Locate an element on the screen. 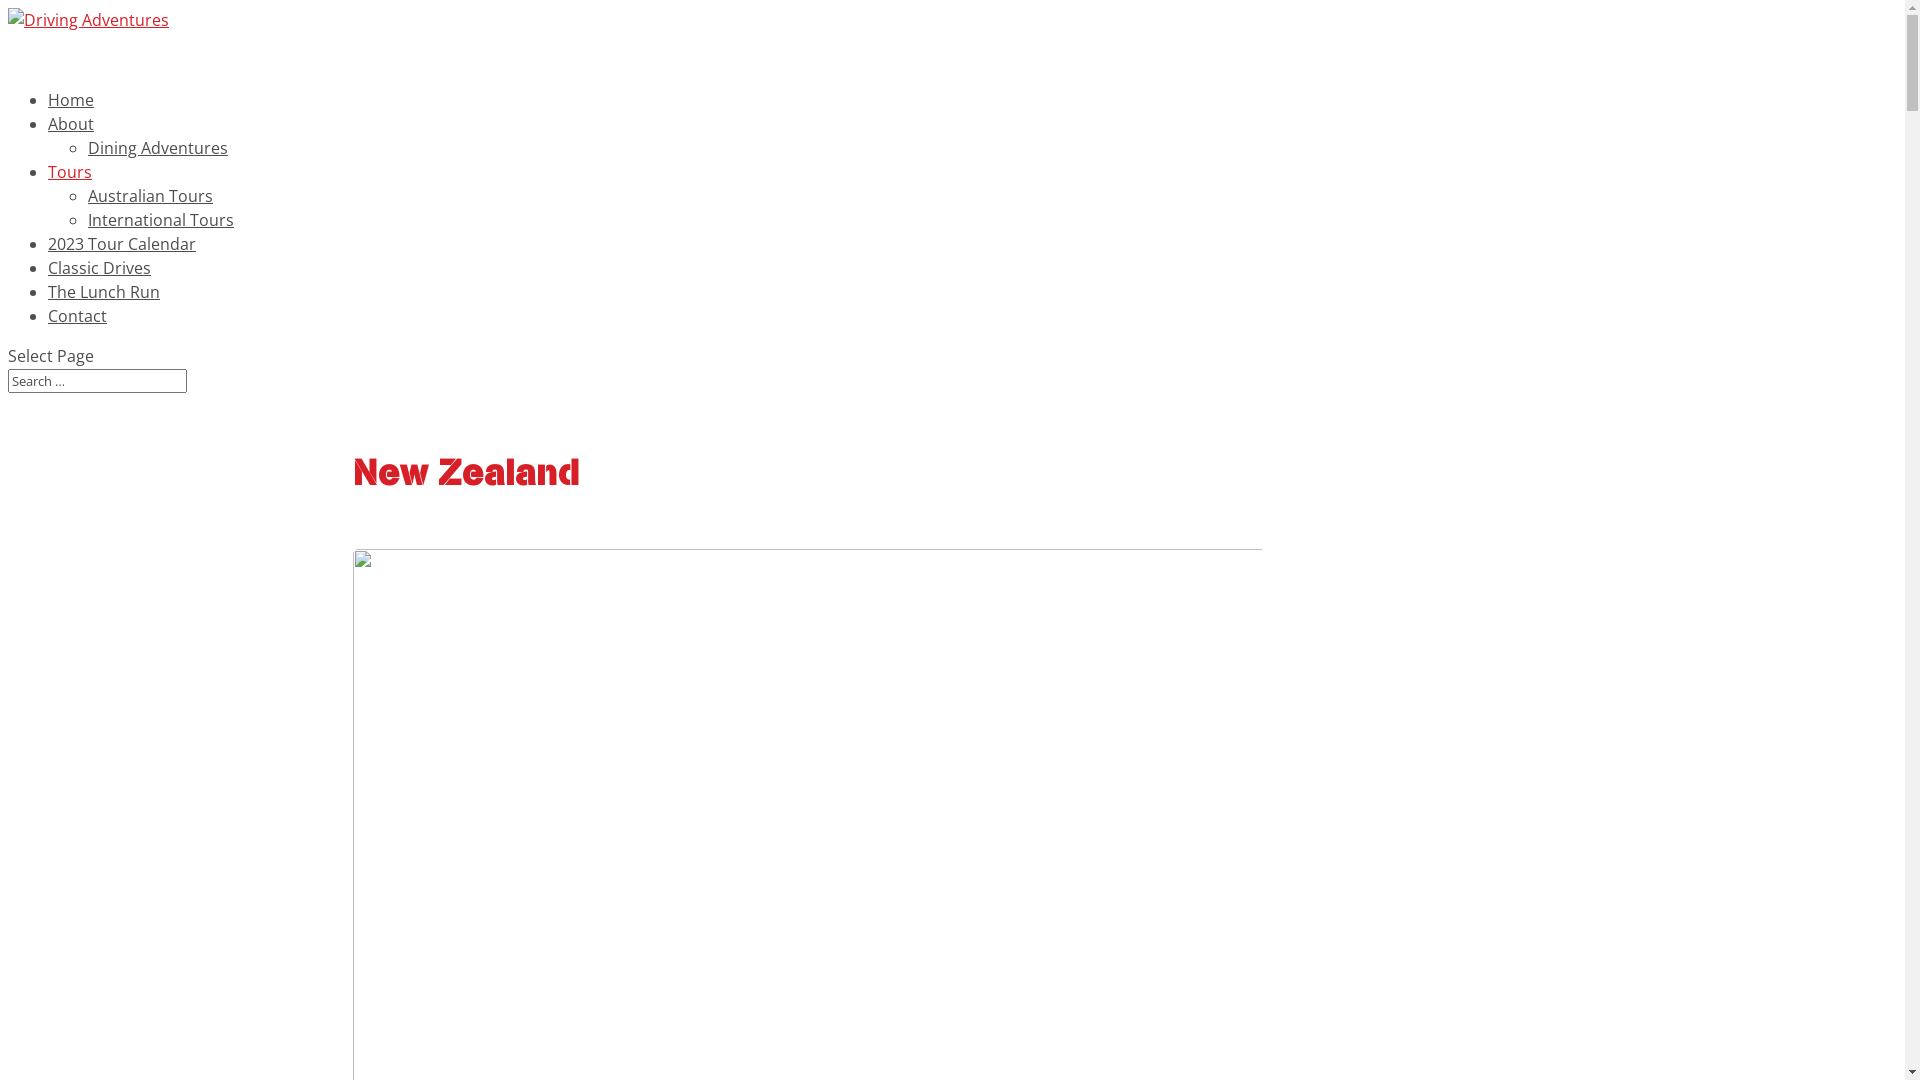 This screenshot has width=1920, height=1080. '2023 Tour Calendar' is located at coordinates (48, 262).